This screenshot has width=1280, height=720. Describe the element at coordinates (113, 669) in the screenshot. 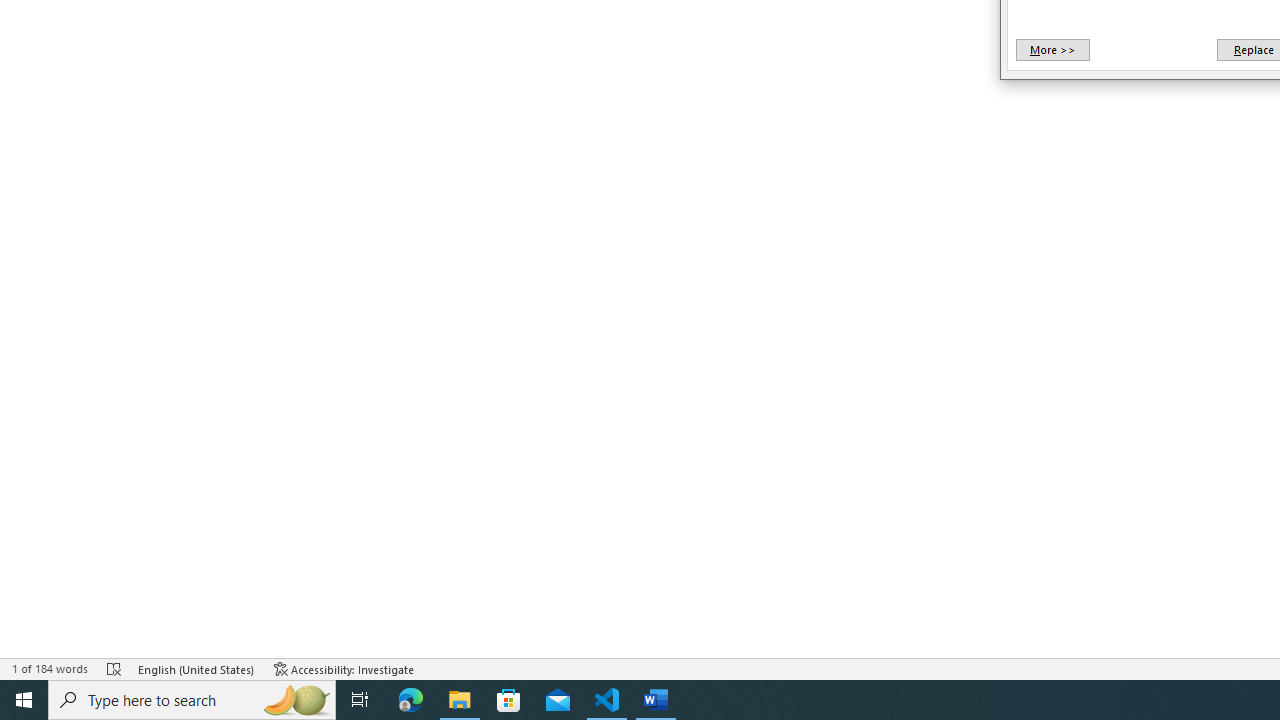

I see `'Spelling and Grammar Check Errors'` at that location.